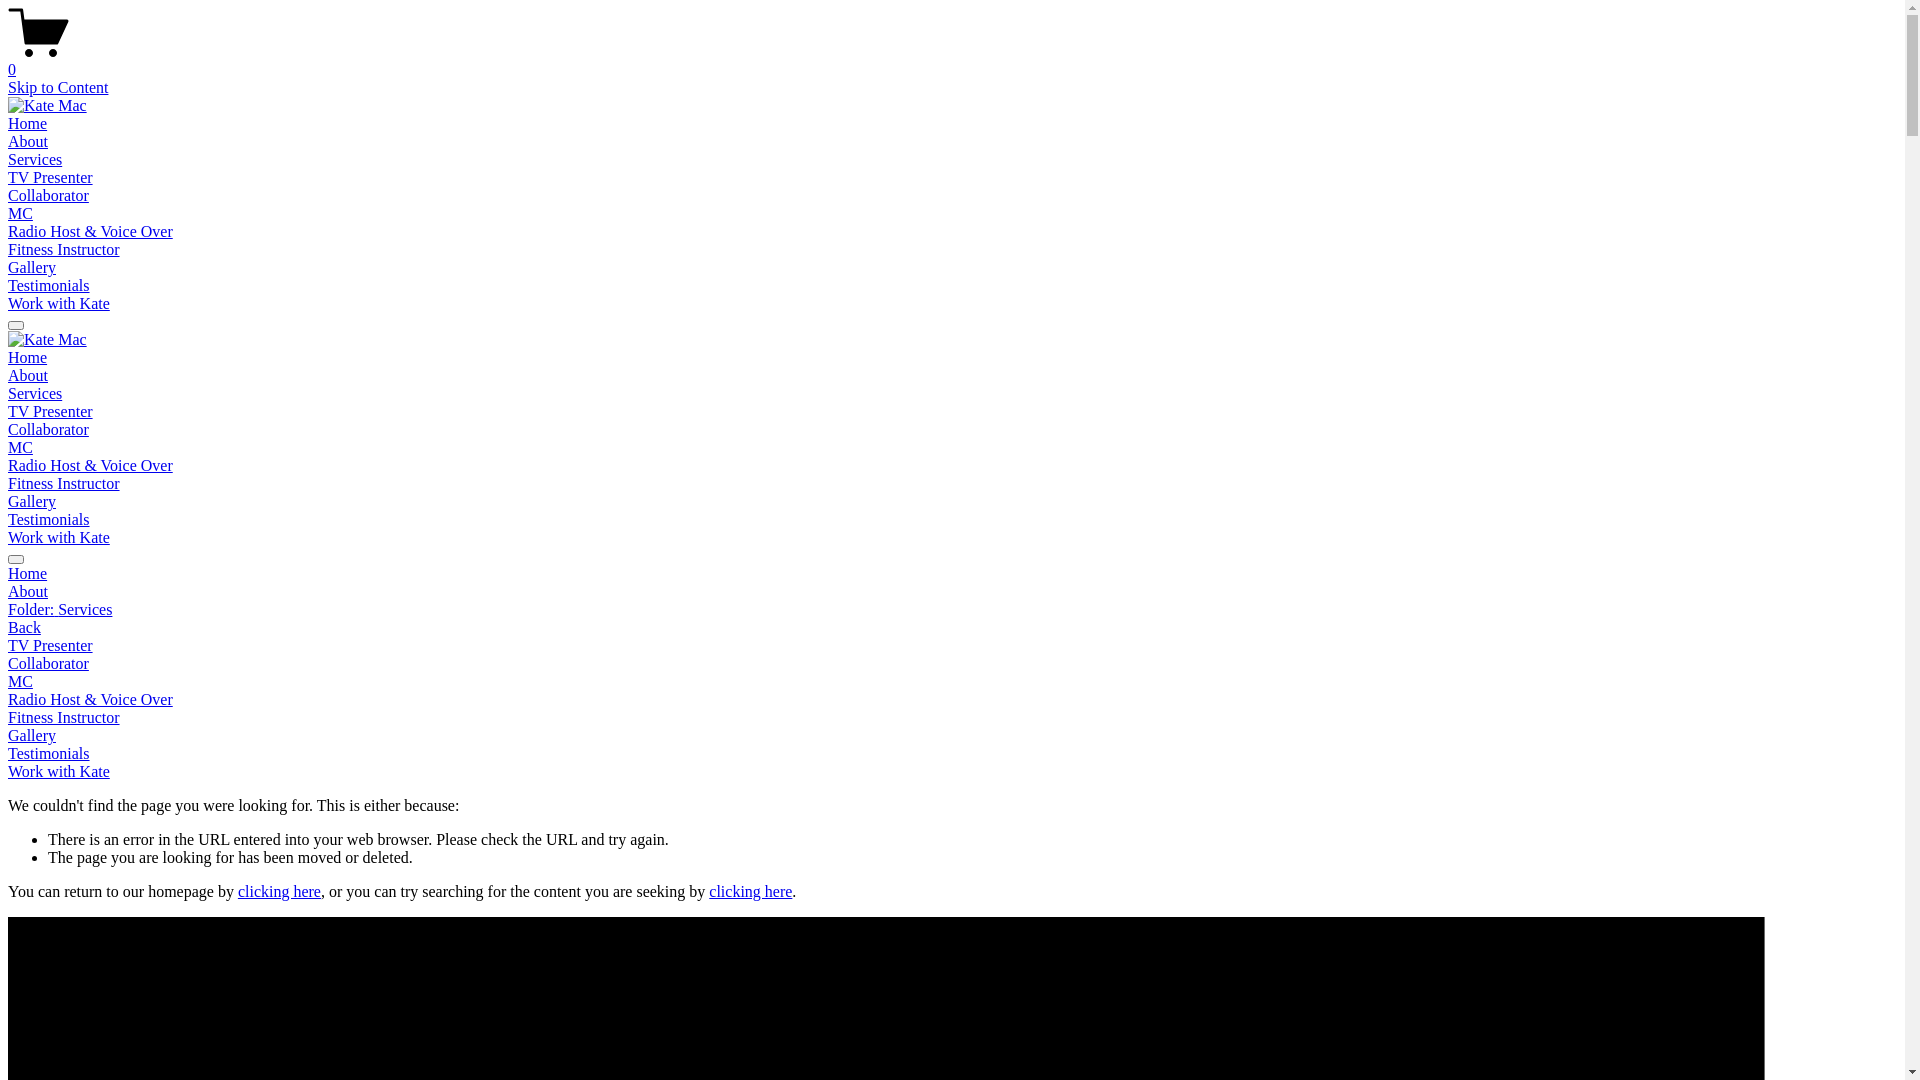 The height and width of the screenshot is (1080, 1920). Describe the element at coordinates (951, 753) in the screenshot. I see `'Testimonials'` at that location.